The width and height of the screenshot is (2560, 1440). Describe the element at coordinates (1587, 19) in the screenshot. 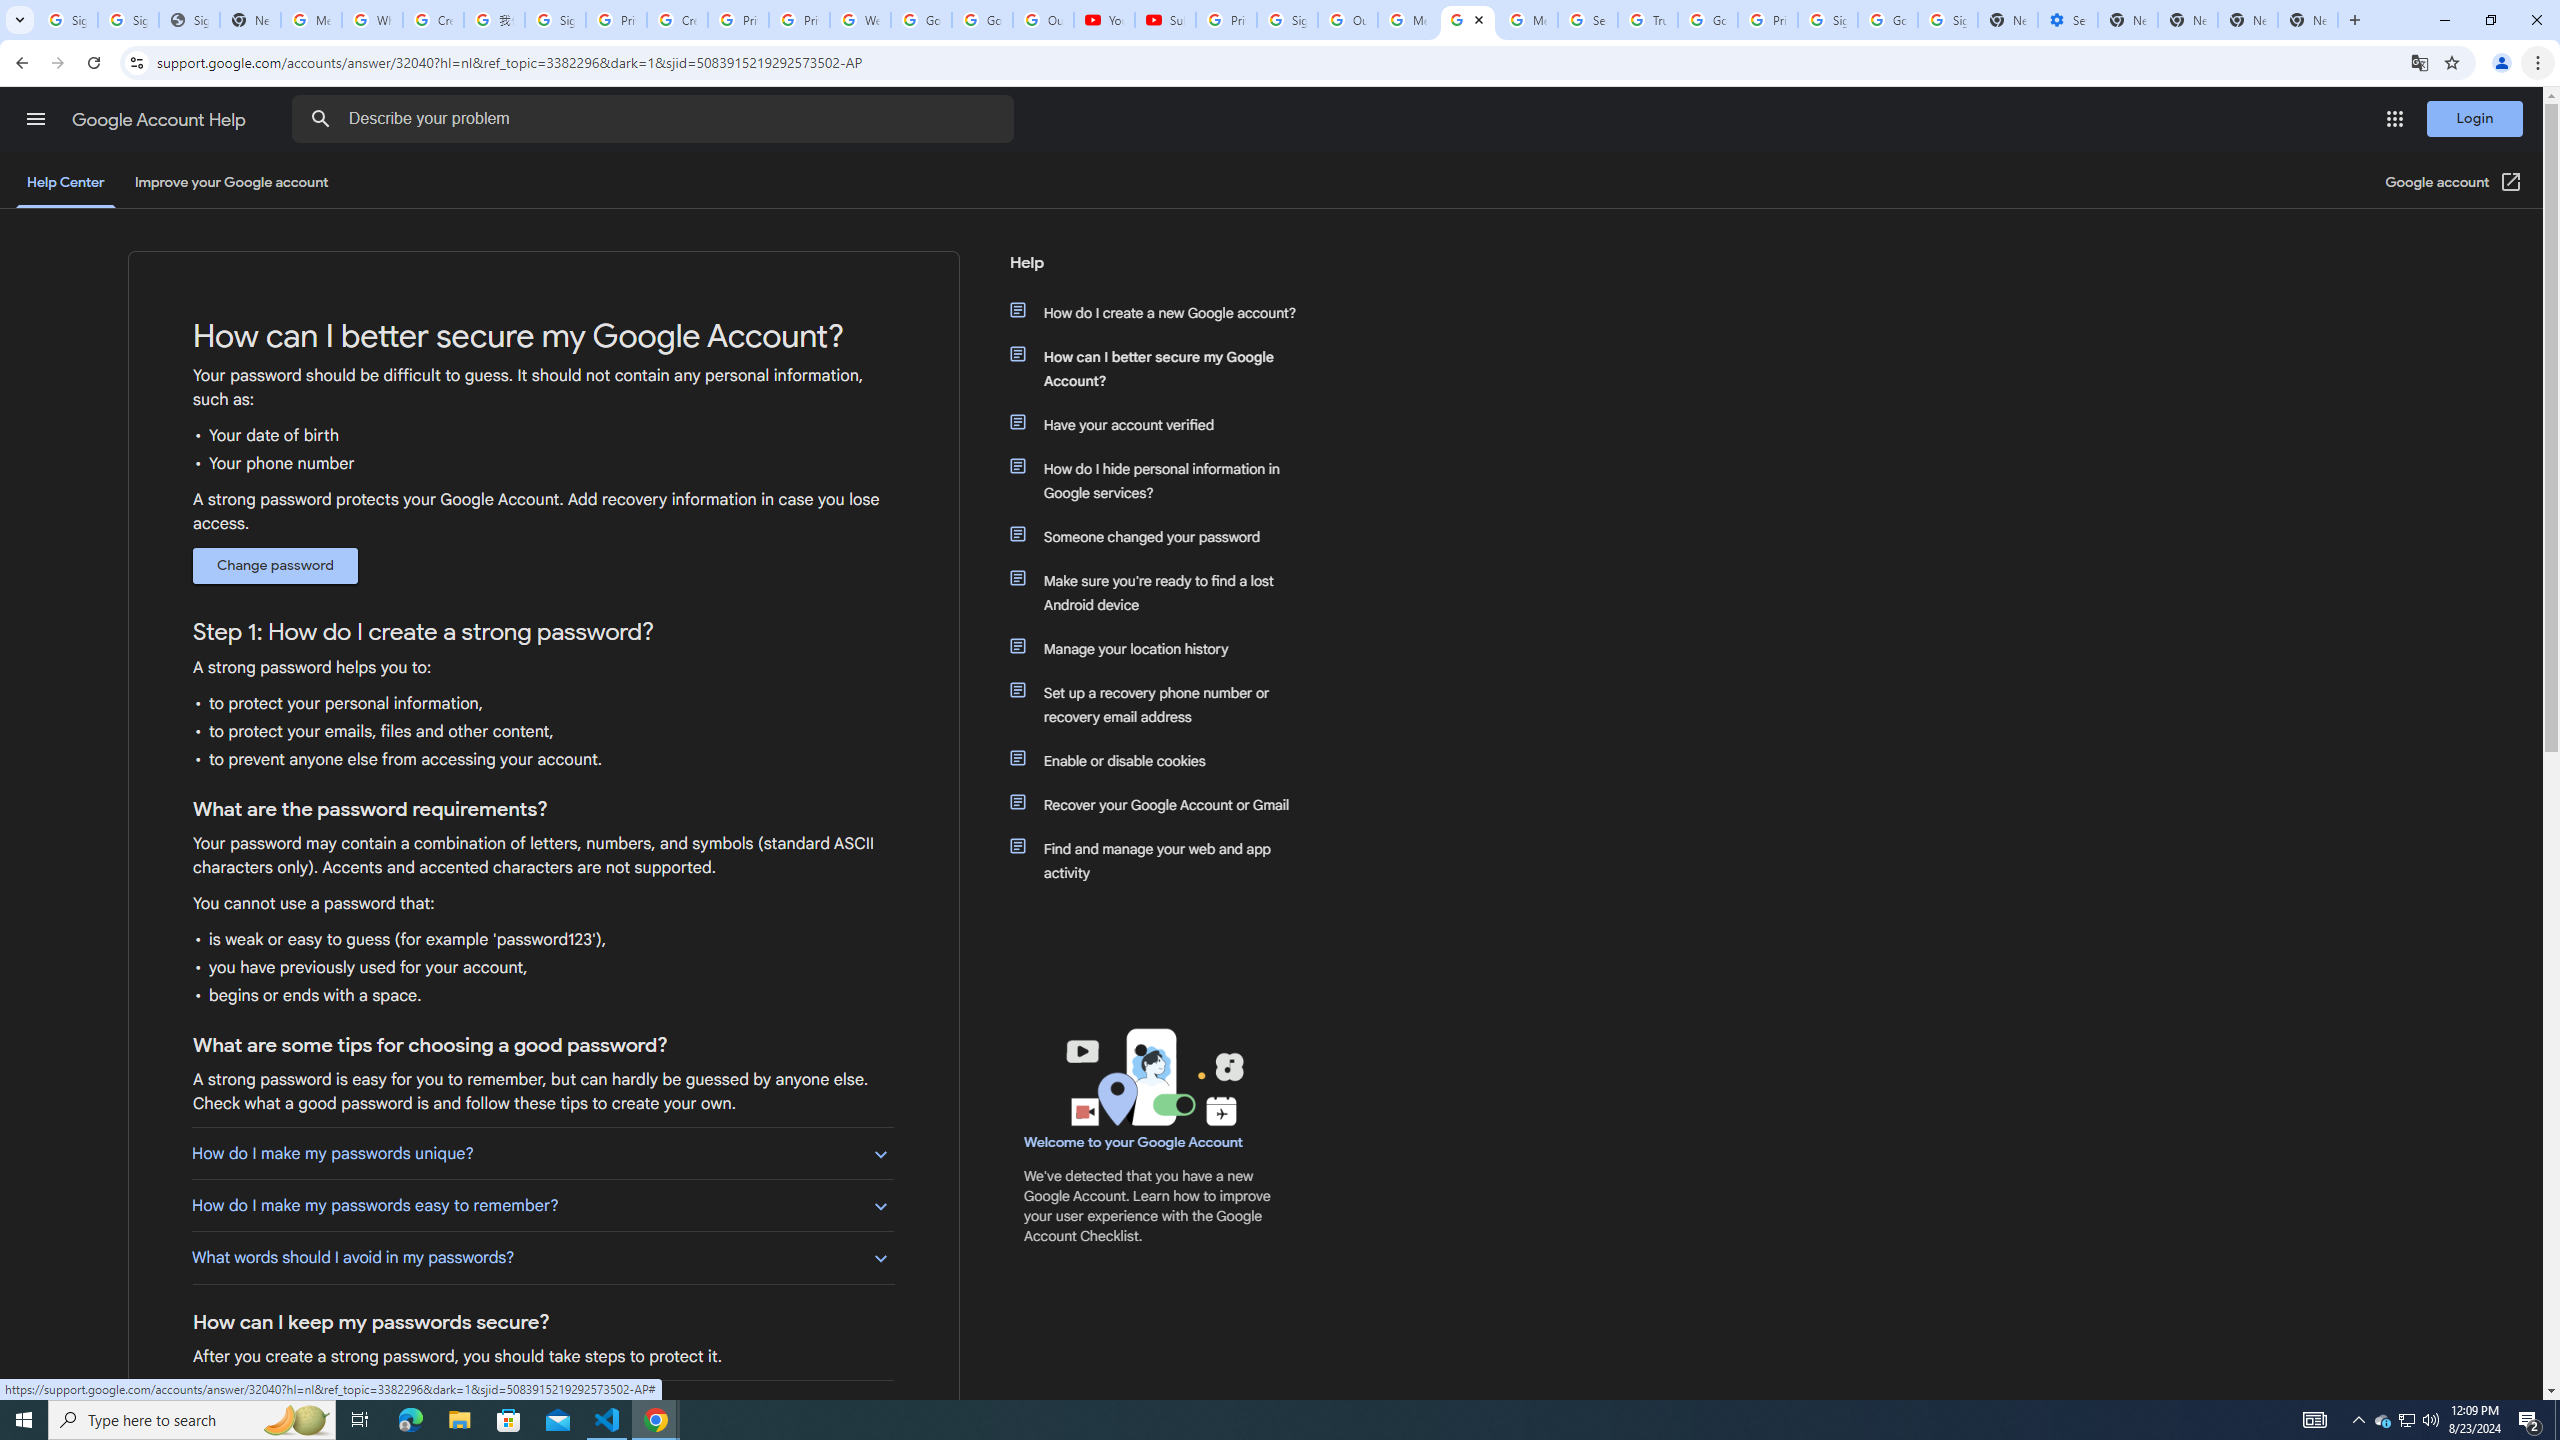

I see `'Search our Doodle Library Collection - Google Doodles'` at that location.